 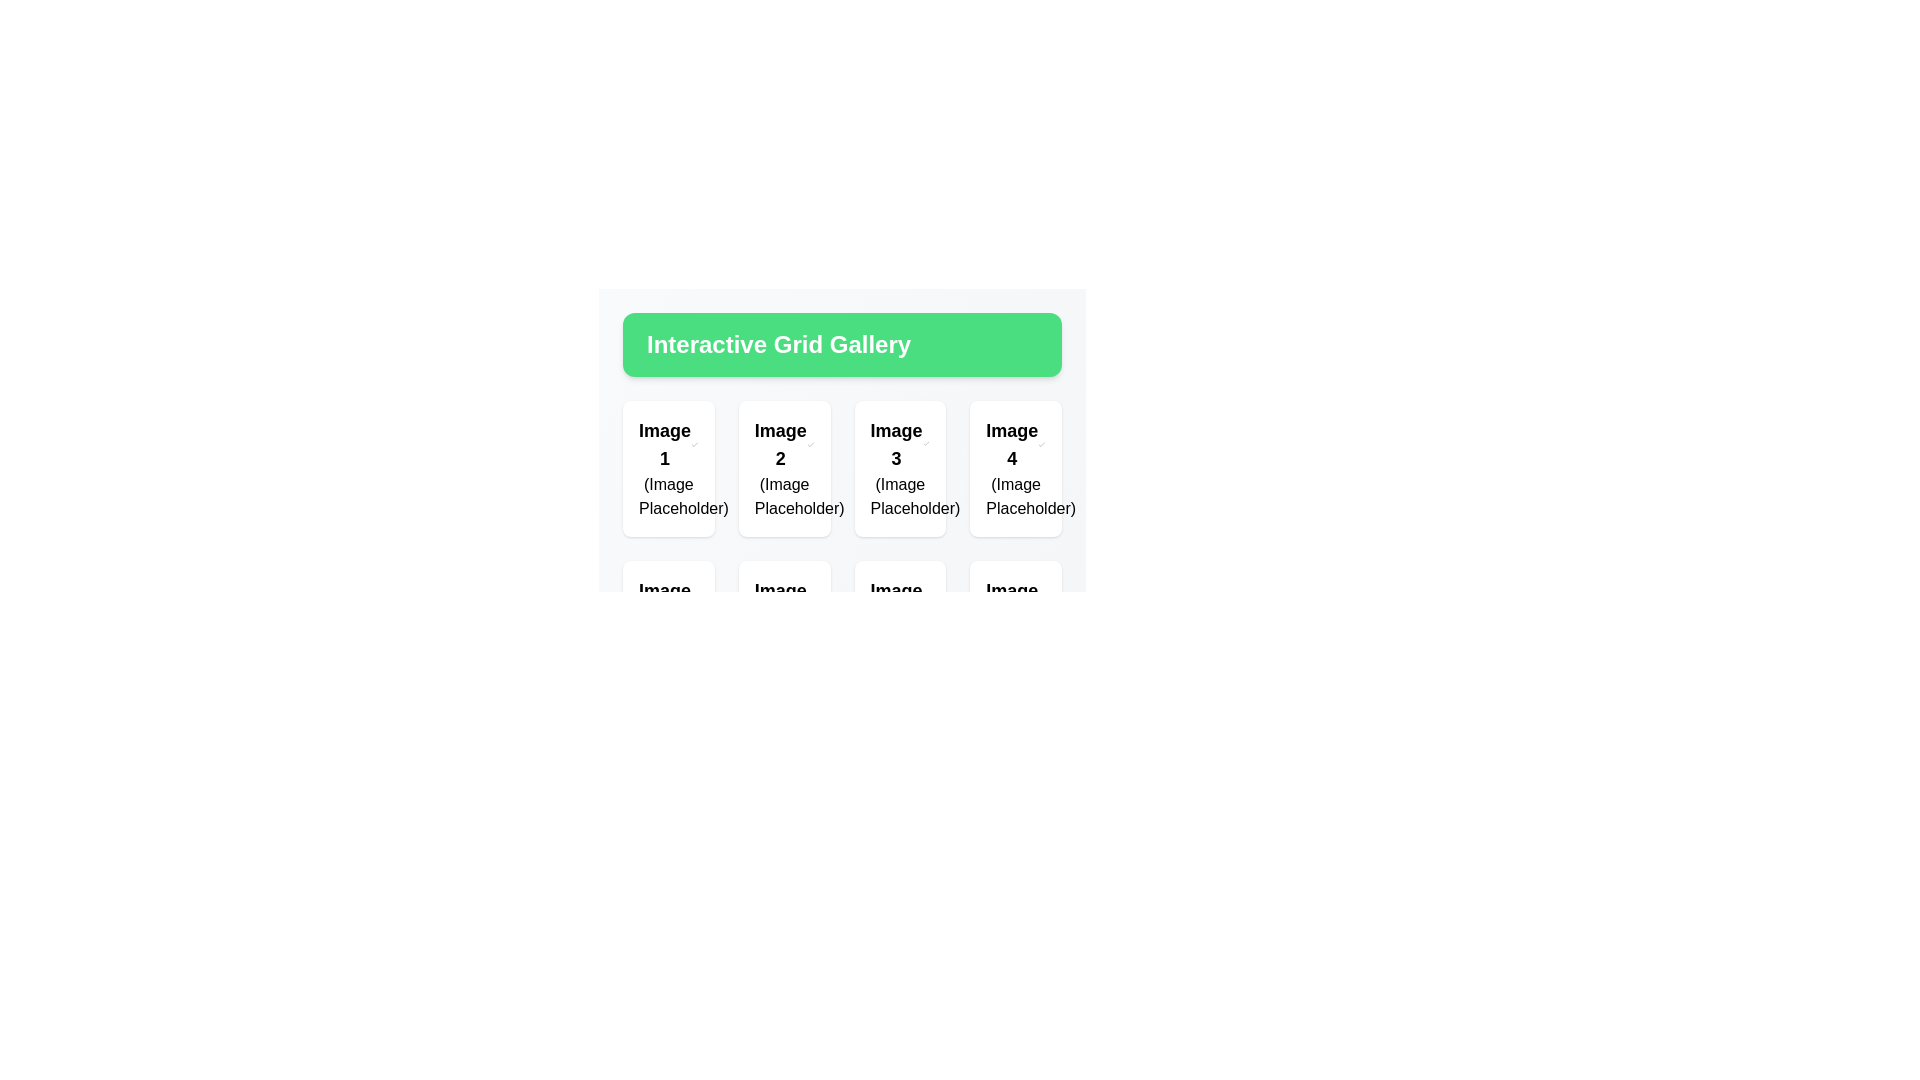 I want to click on the text label with the green background and white text reading 'Interactive Grid Gallery', which is located at the top of the layout above the grid of image placeholders, so click(x=842, y=343).